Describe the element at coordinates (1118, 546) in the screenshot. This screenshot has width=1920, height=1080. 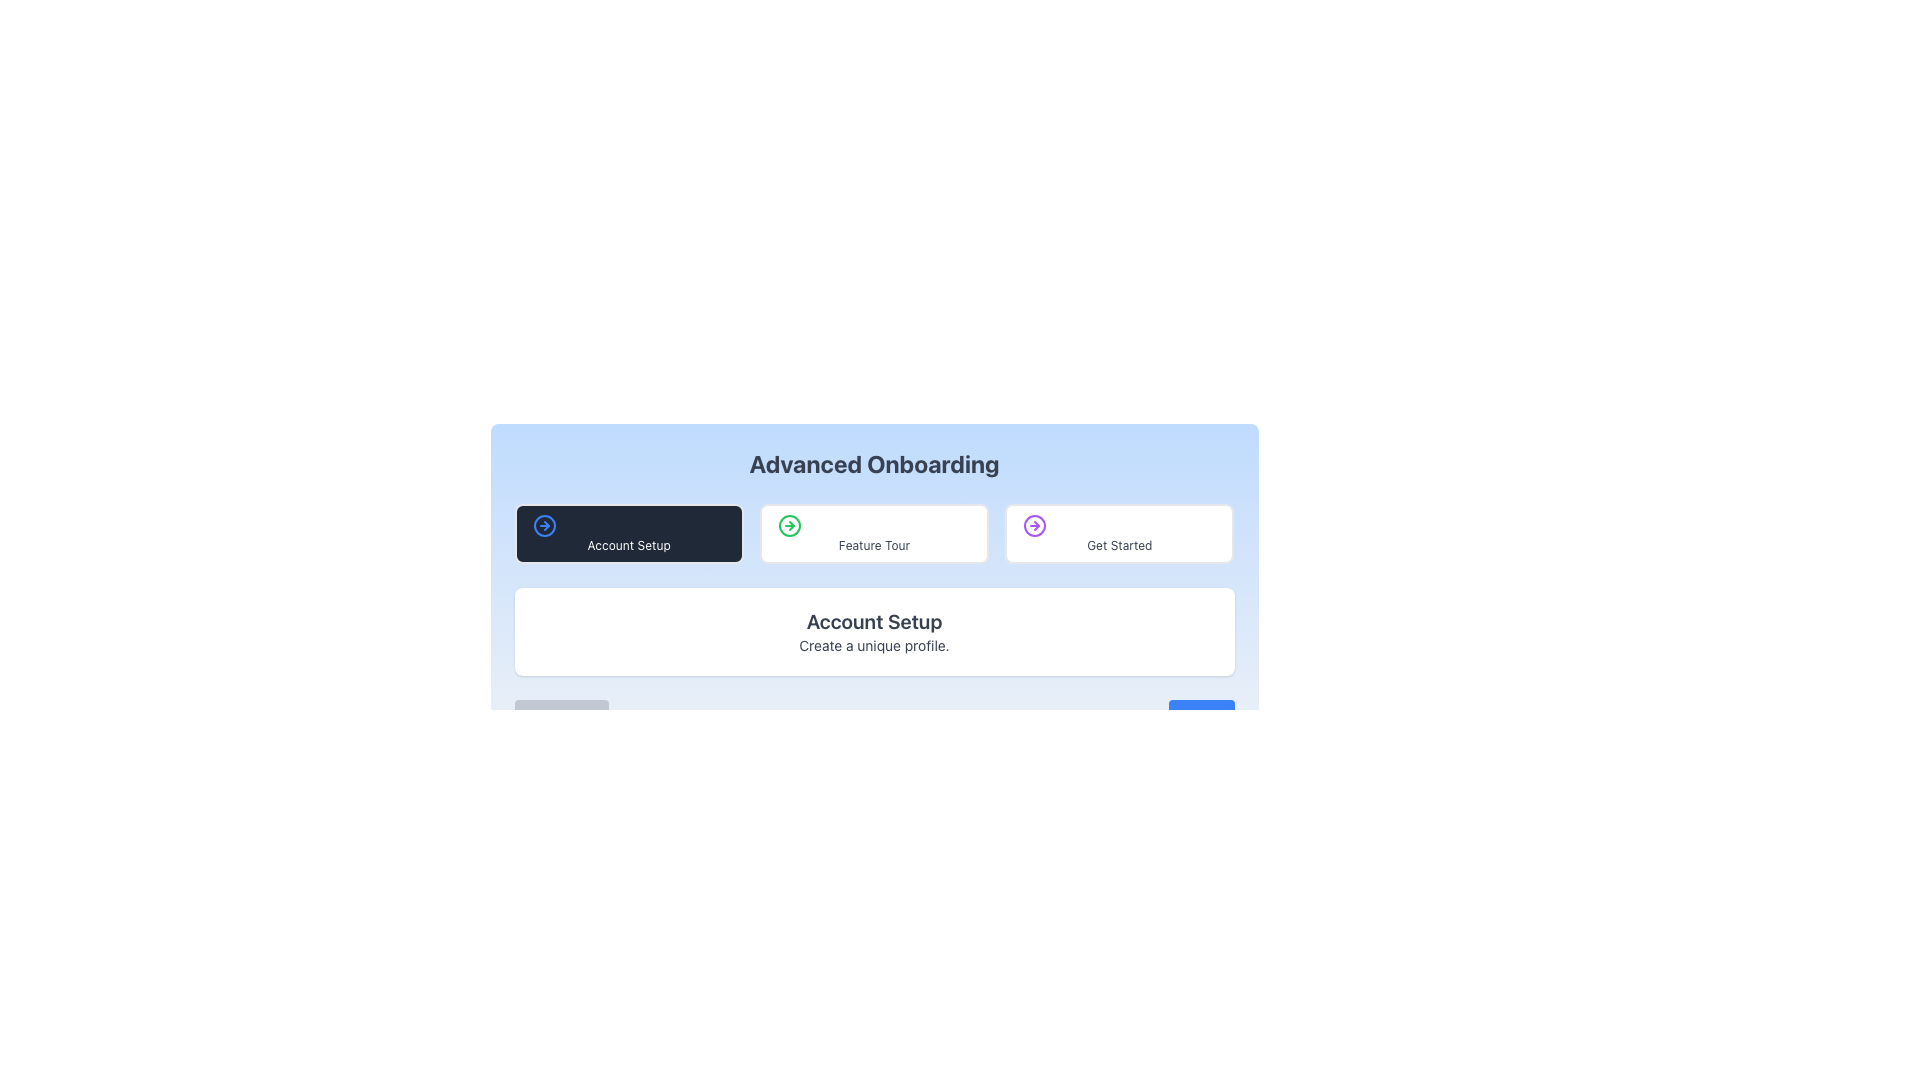
I see `text from the 'Get Started' label, which is a small dark gray text centered within its card under the 'Advanced Onboarding' header` at that location.